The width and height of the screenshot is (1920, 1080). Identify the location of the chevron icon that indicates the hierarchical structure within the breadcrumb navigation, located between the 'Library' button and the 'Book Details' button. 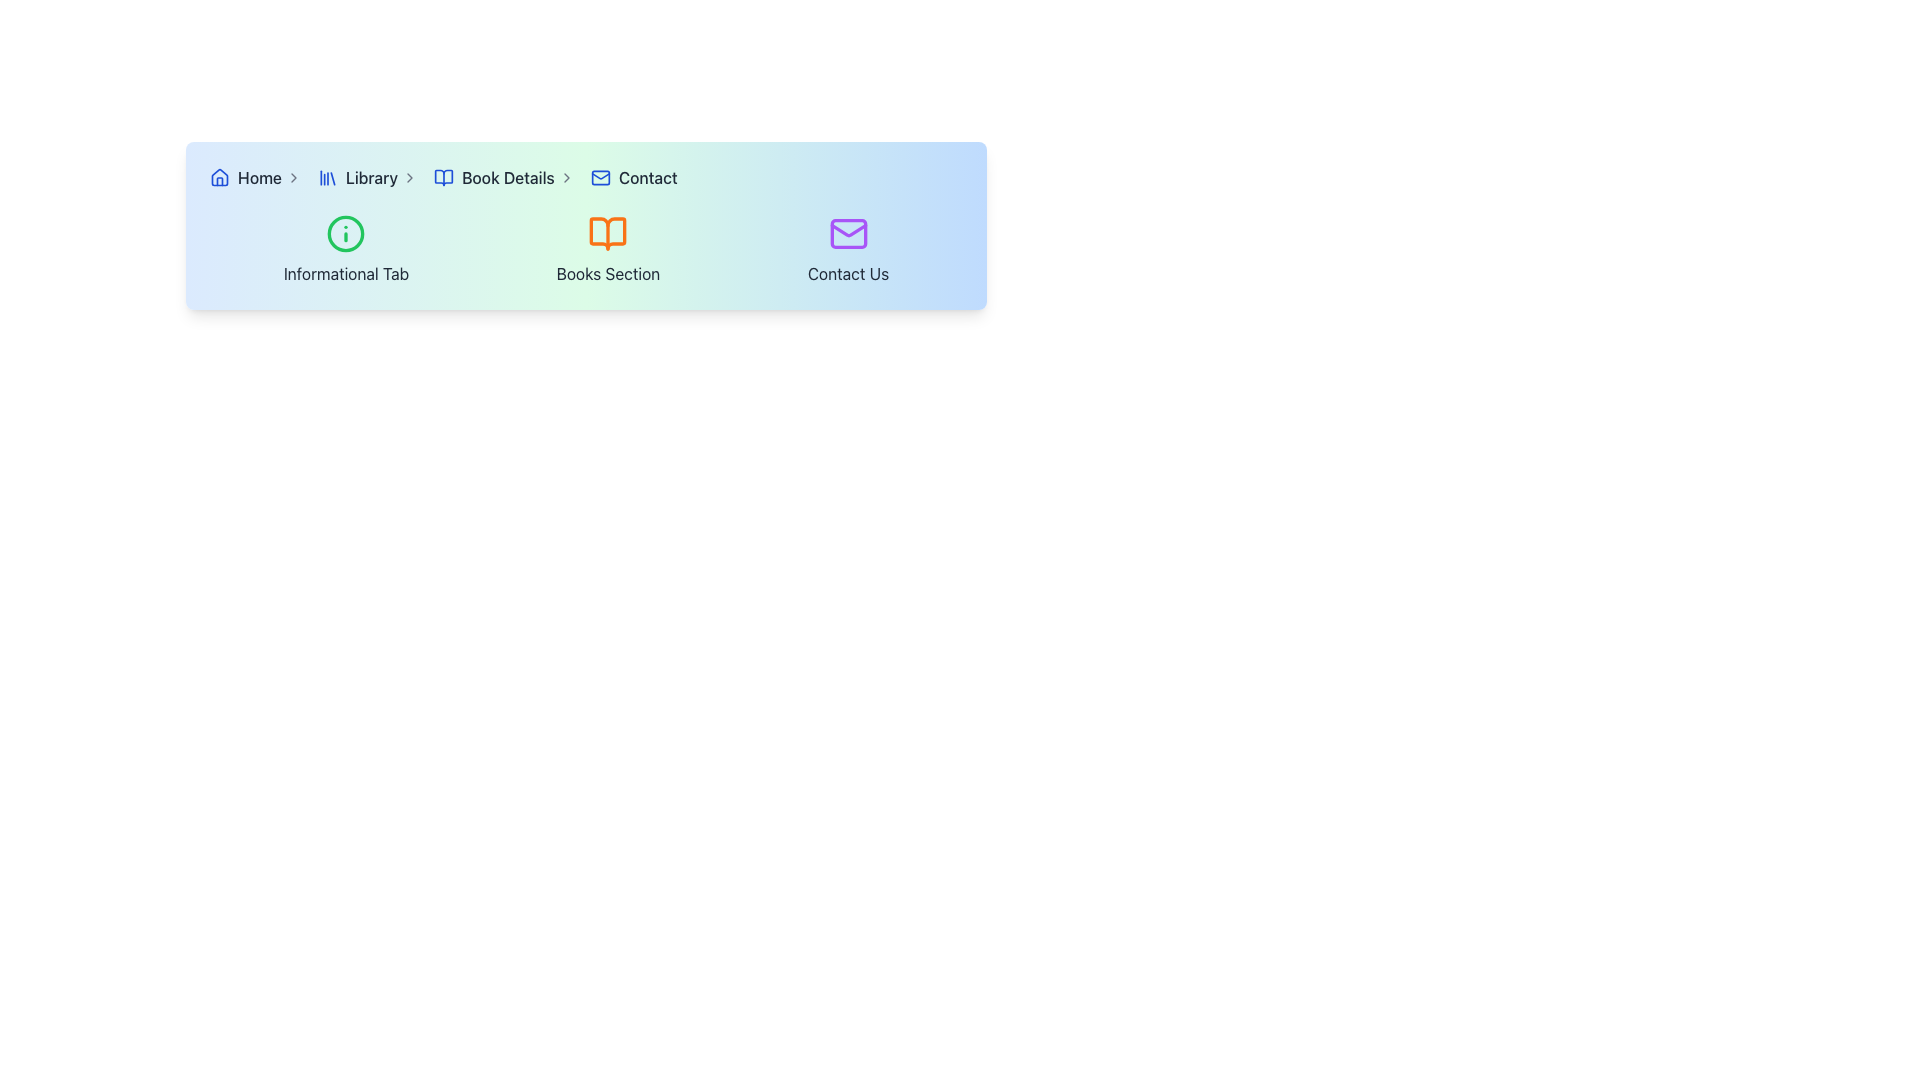
(409, 176).